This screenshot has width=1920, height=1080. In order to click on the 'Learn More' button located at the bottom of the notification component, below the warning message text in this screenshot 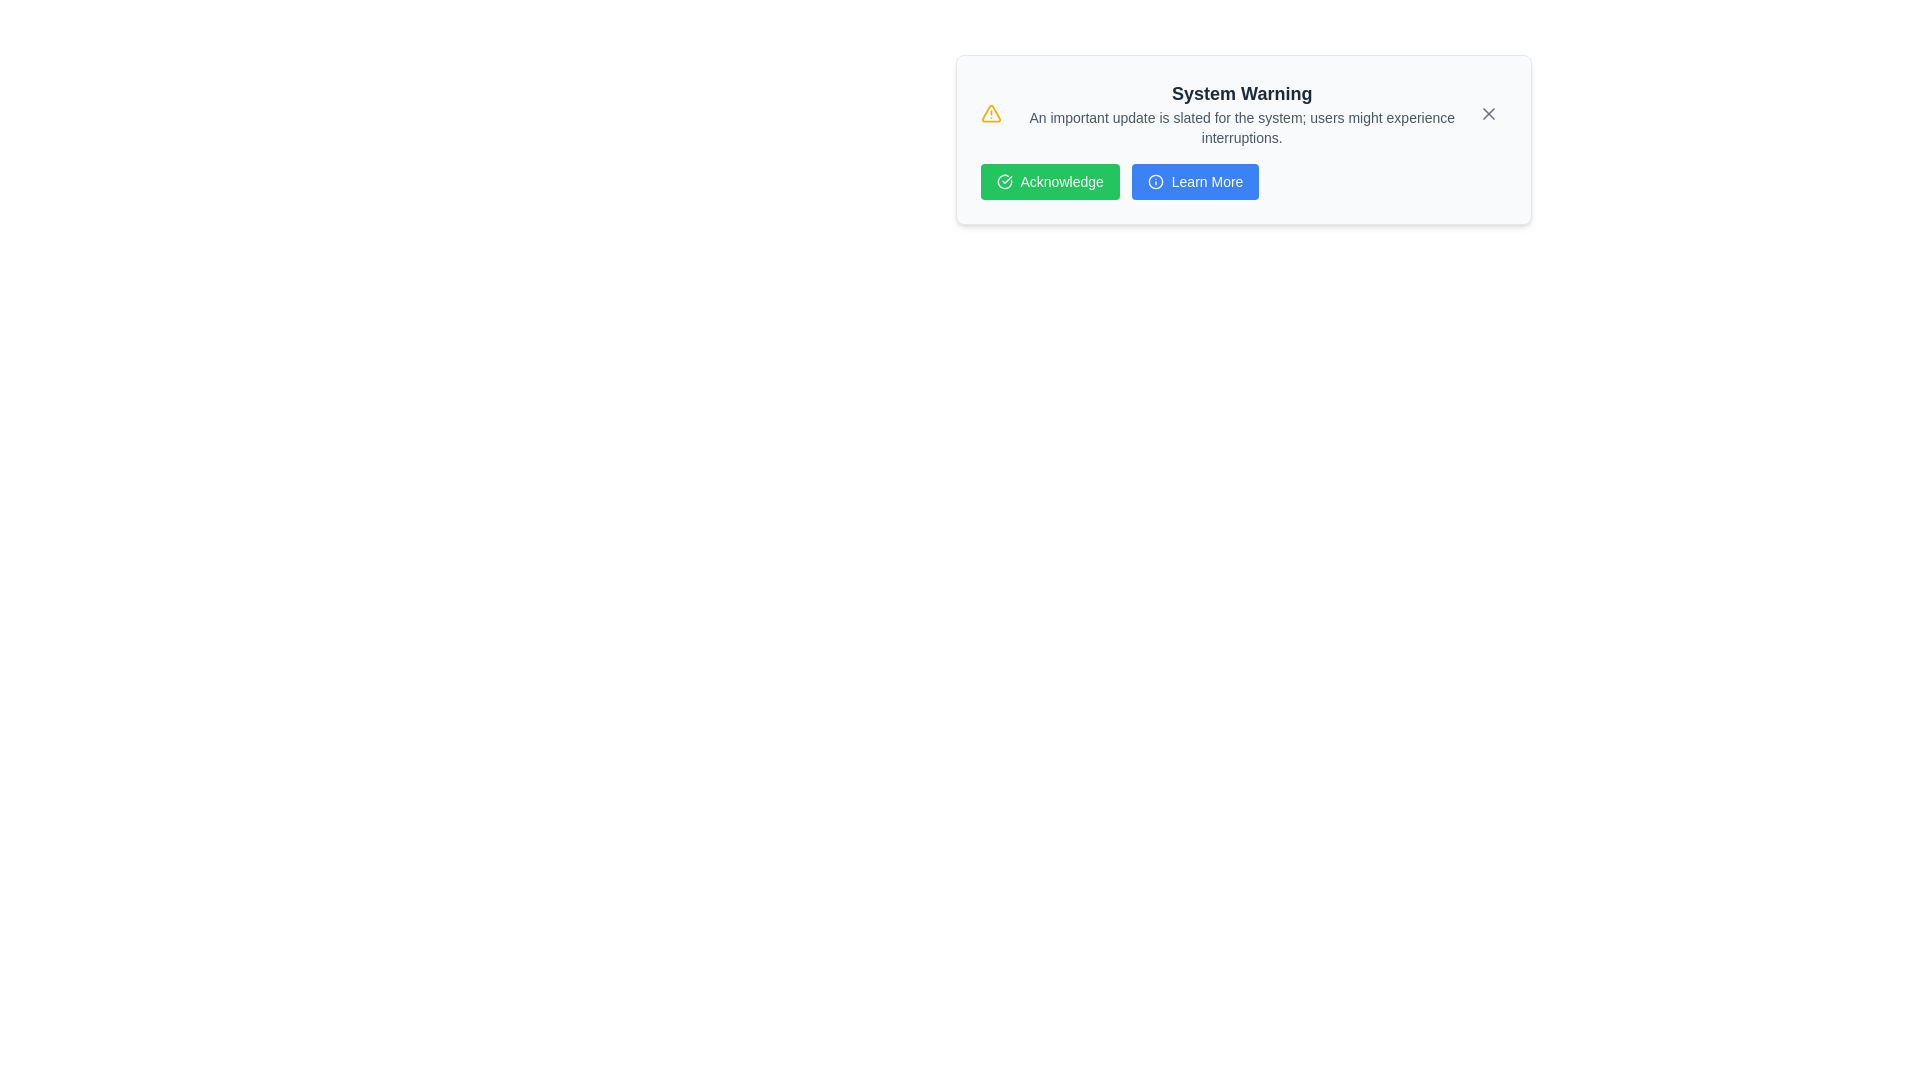, I will do `click(1242, 181)`.